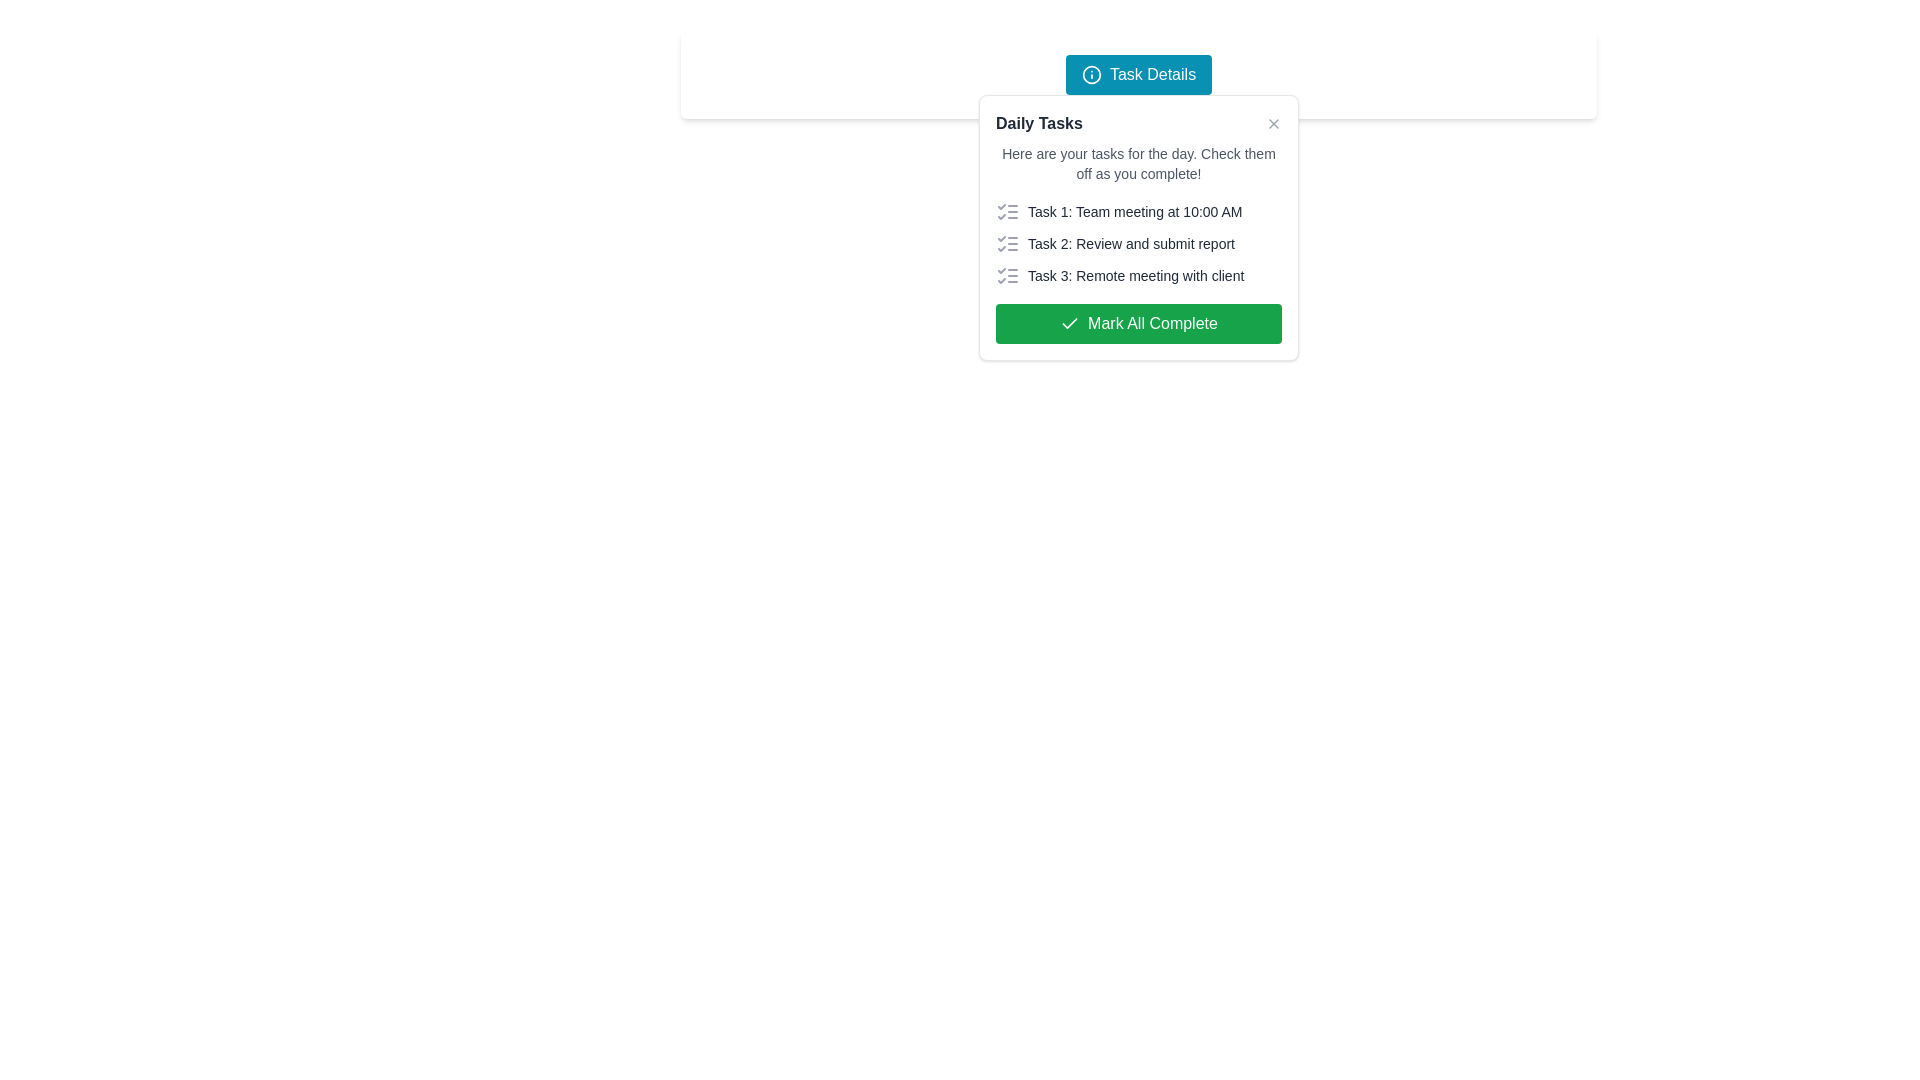 Image resolution: width=1920 pixels, height=1080 pixels. I want to click on the gray checklist icon next to the text 'Task 3: Remote meeting with client' in the 'Daily Tasks' pop-up, so click(1008, 276).